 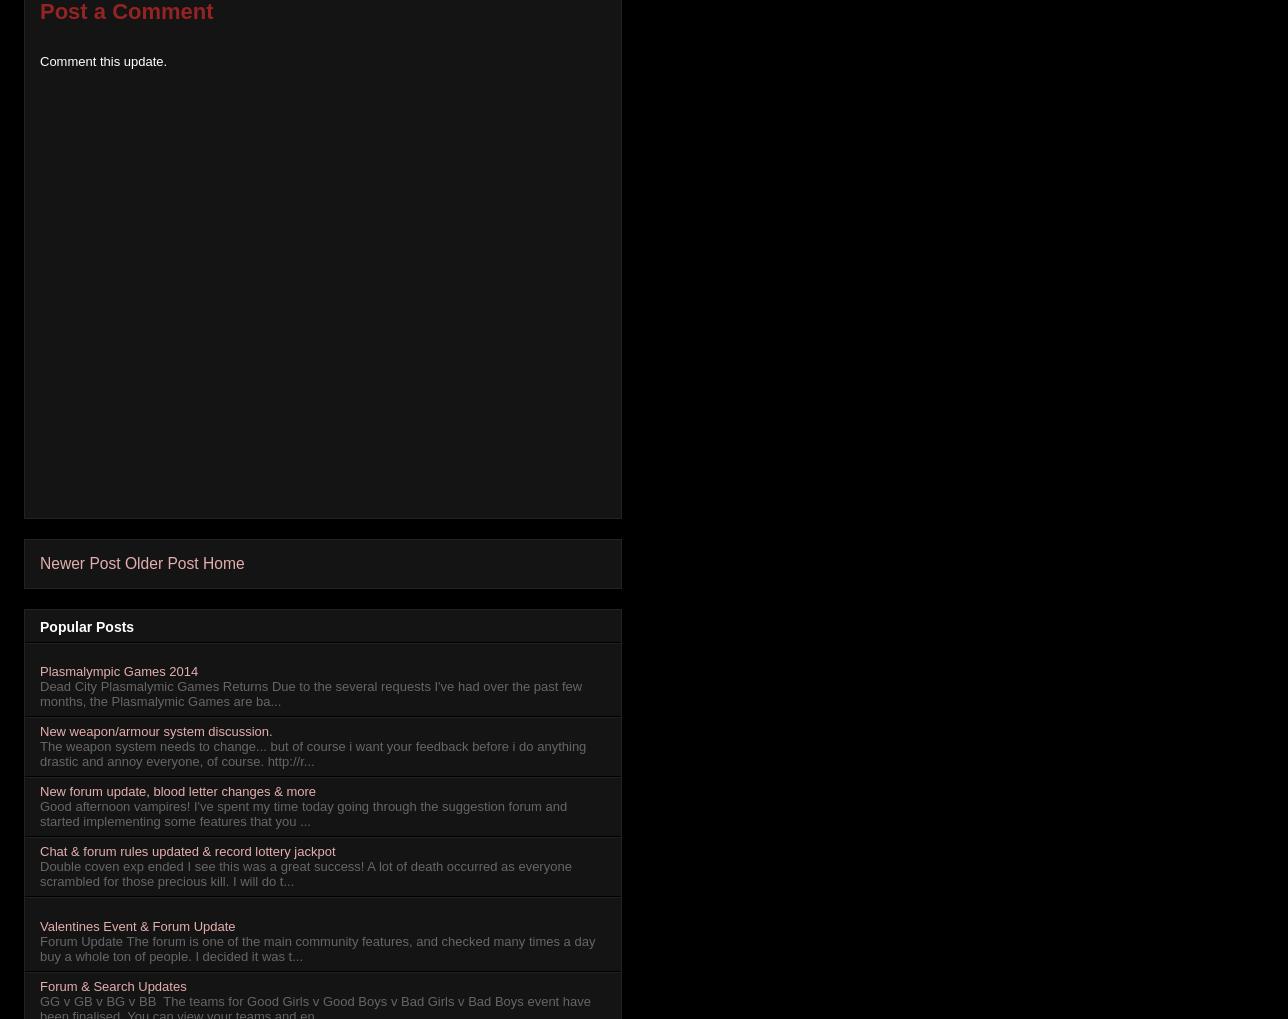 I want to click on 'Plasmalympic Games 2014', so click(x=40, y=670).